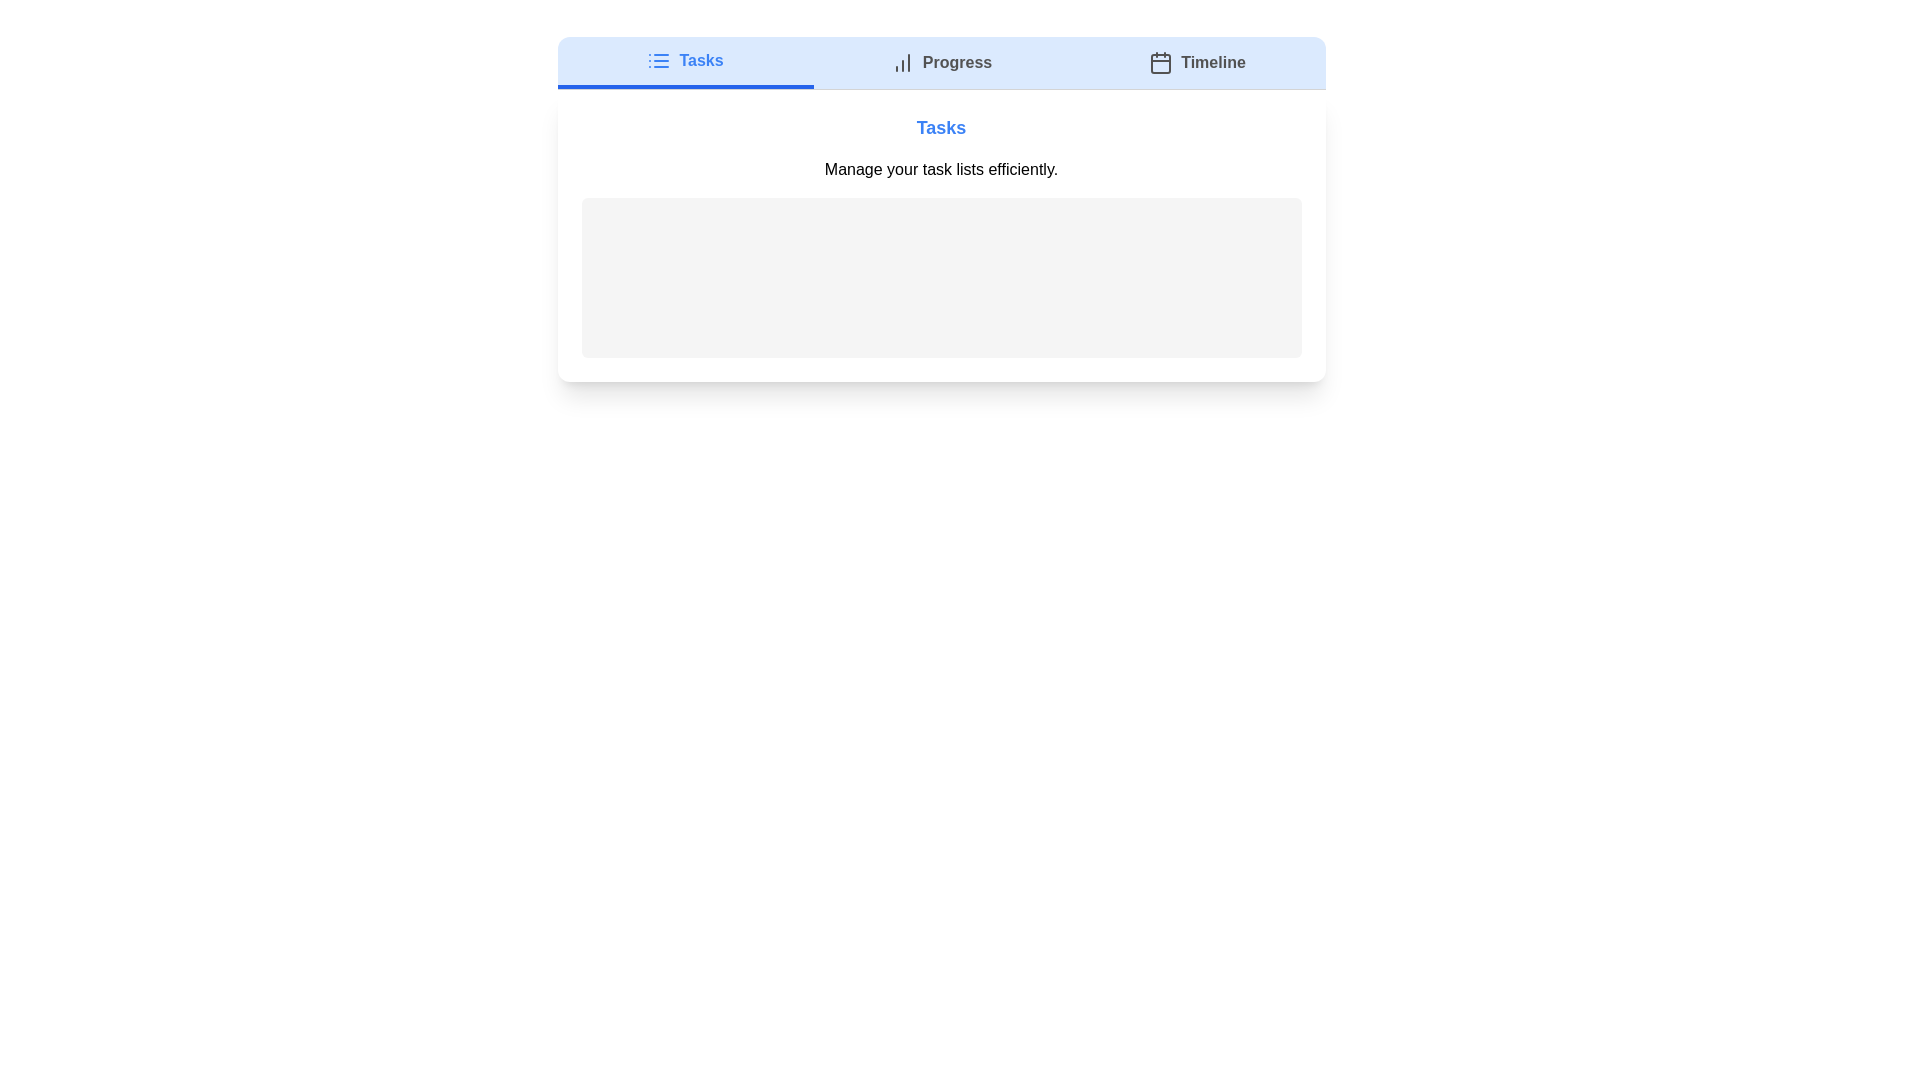 Image resolution: width=1920 pixels, height=1080 pixels. I want to click on the calendar icon represented by the SVG rectangle in the top navigation bar, located to the right of the 'Timeline' label, so click(1161, 63).